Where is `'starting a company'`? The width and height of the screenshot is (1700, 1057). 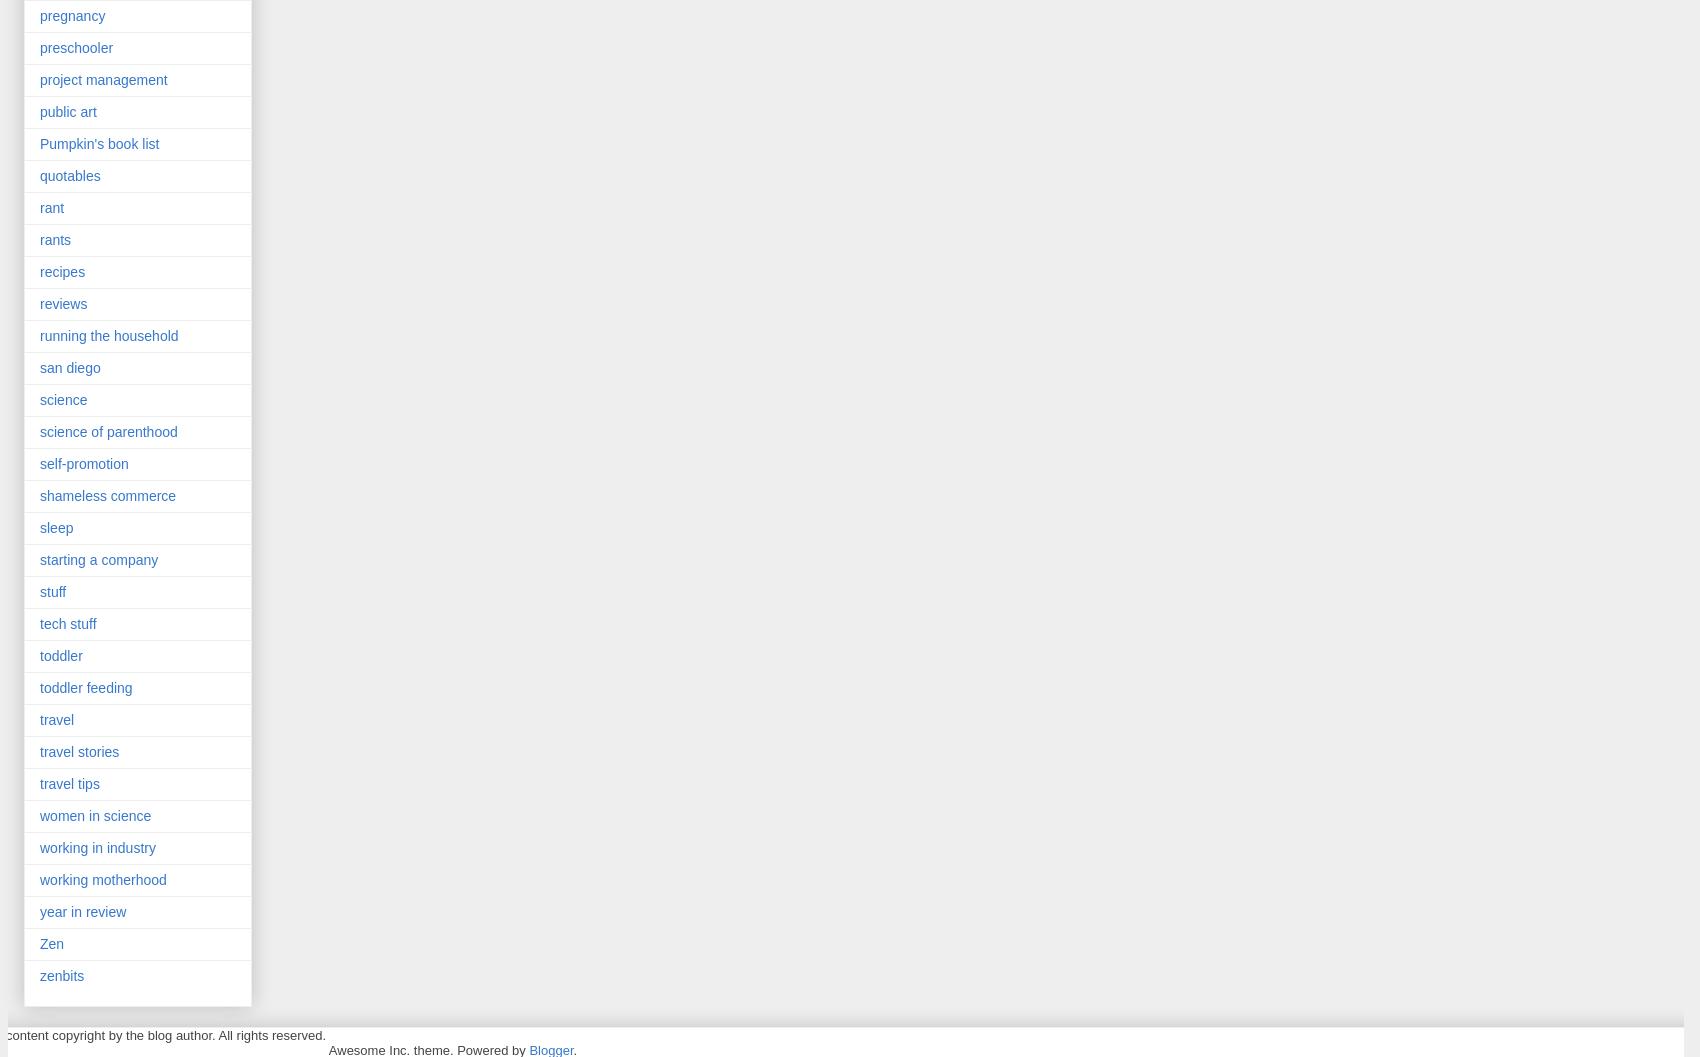
'starting a company' is located at coordinates (98, 558).